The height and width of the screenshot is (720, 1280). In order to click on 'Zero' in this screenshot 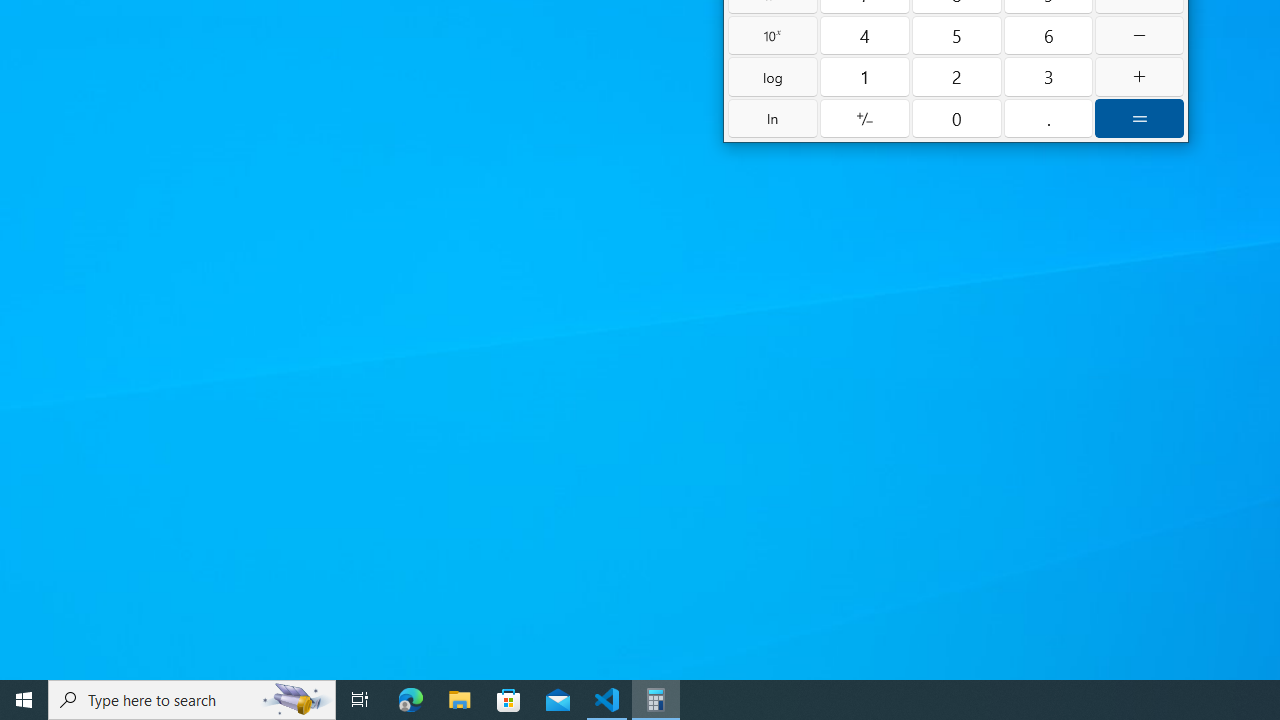, I will do `click(955, 118)`.